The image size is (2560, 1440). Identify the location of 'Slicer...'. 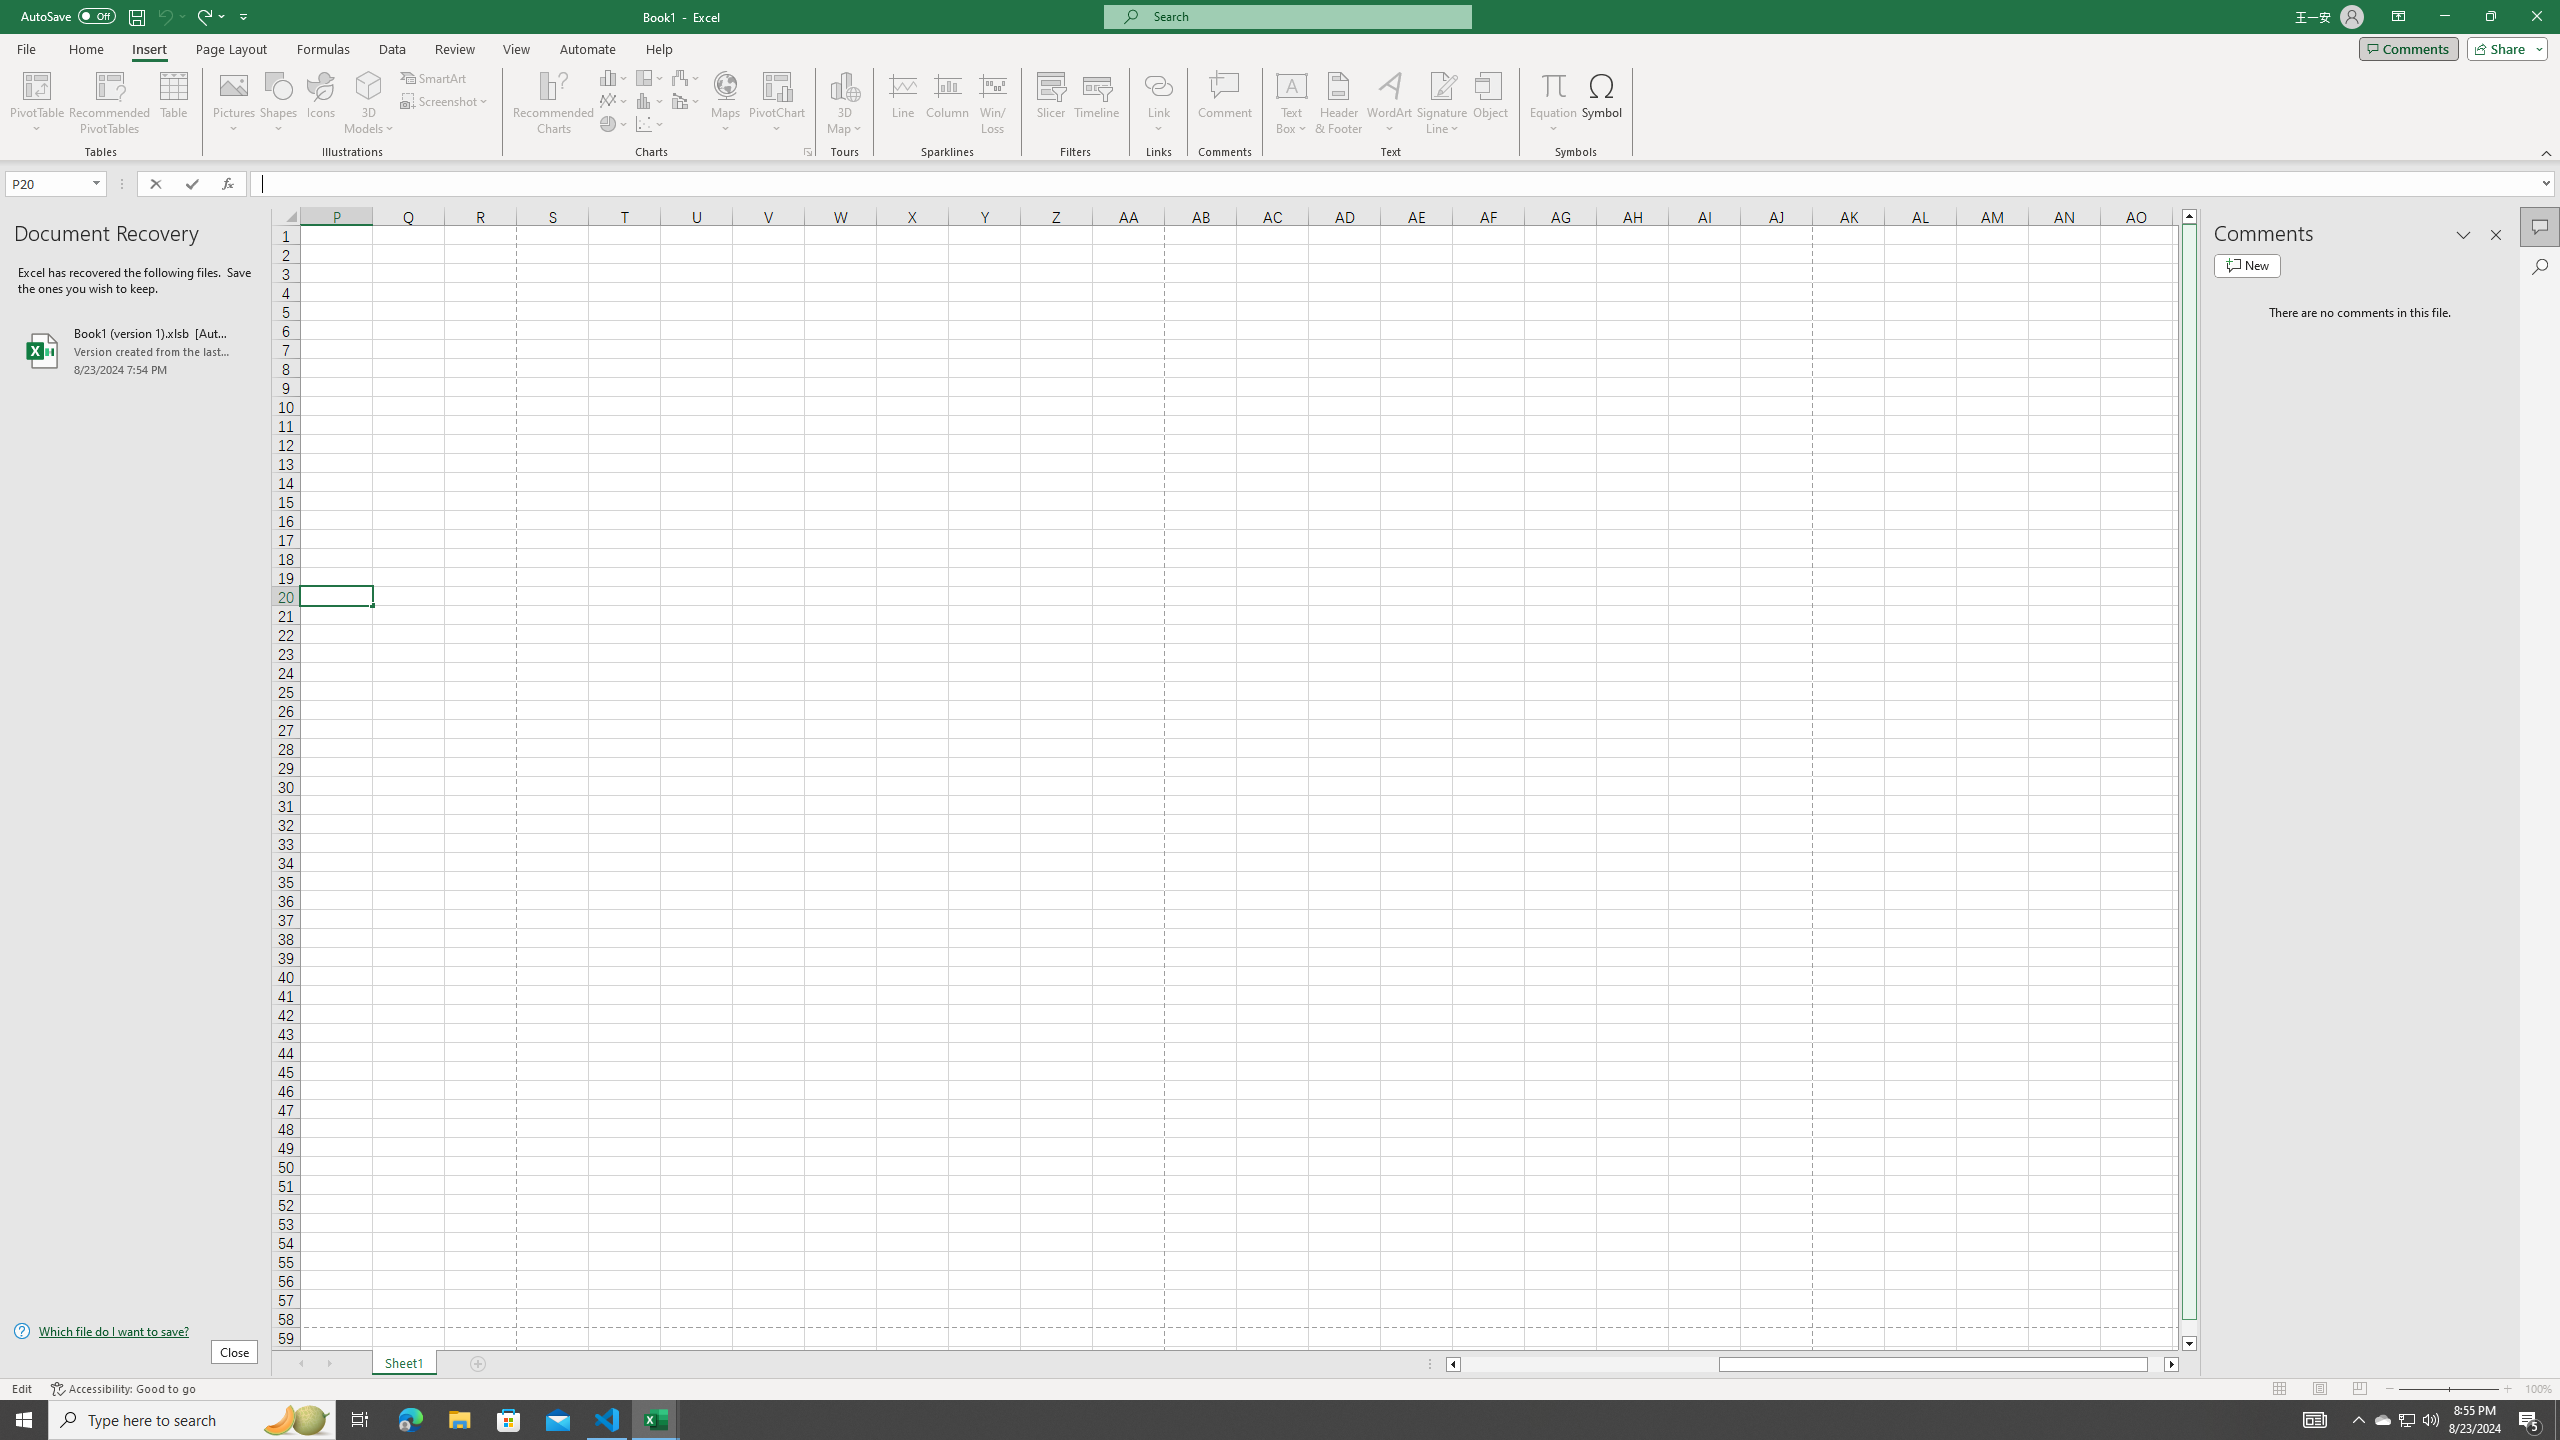
(1049, 103).